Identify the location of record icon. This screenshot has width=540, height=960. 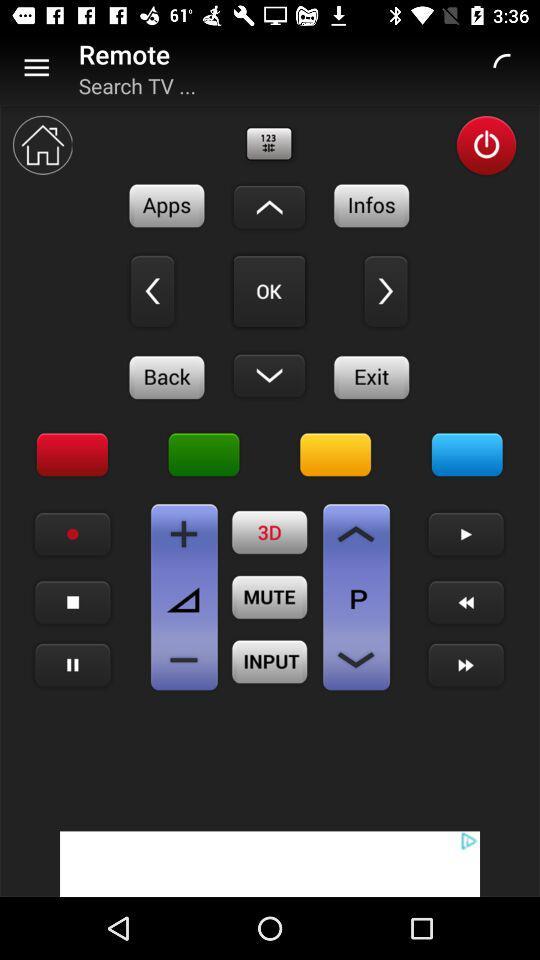
(72, 533).